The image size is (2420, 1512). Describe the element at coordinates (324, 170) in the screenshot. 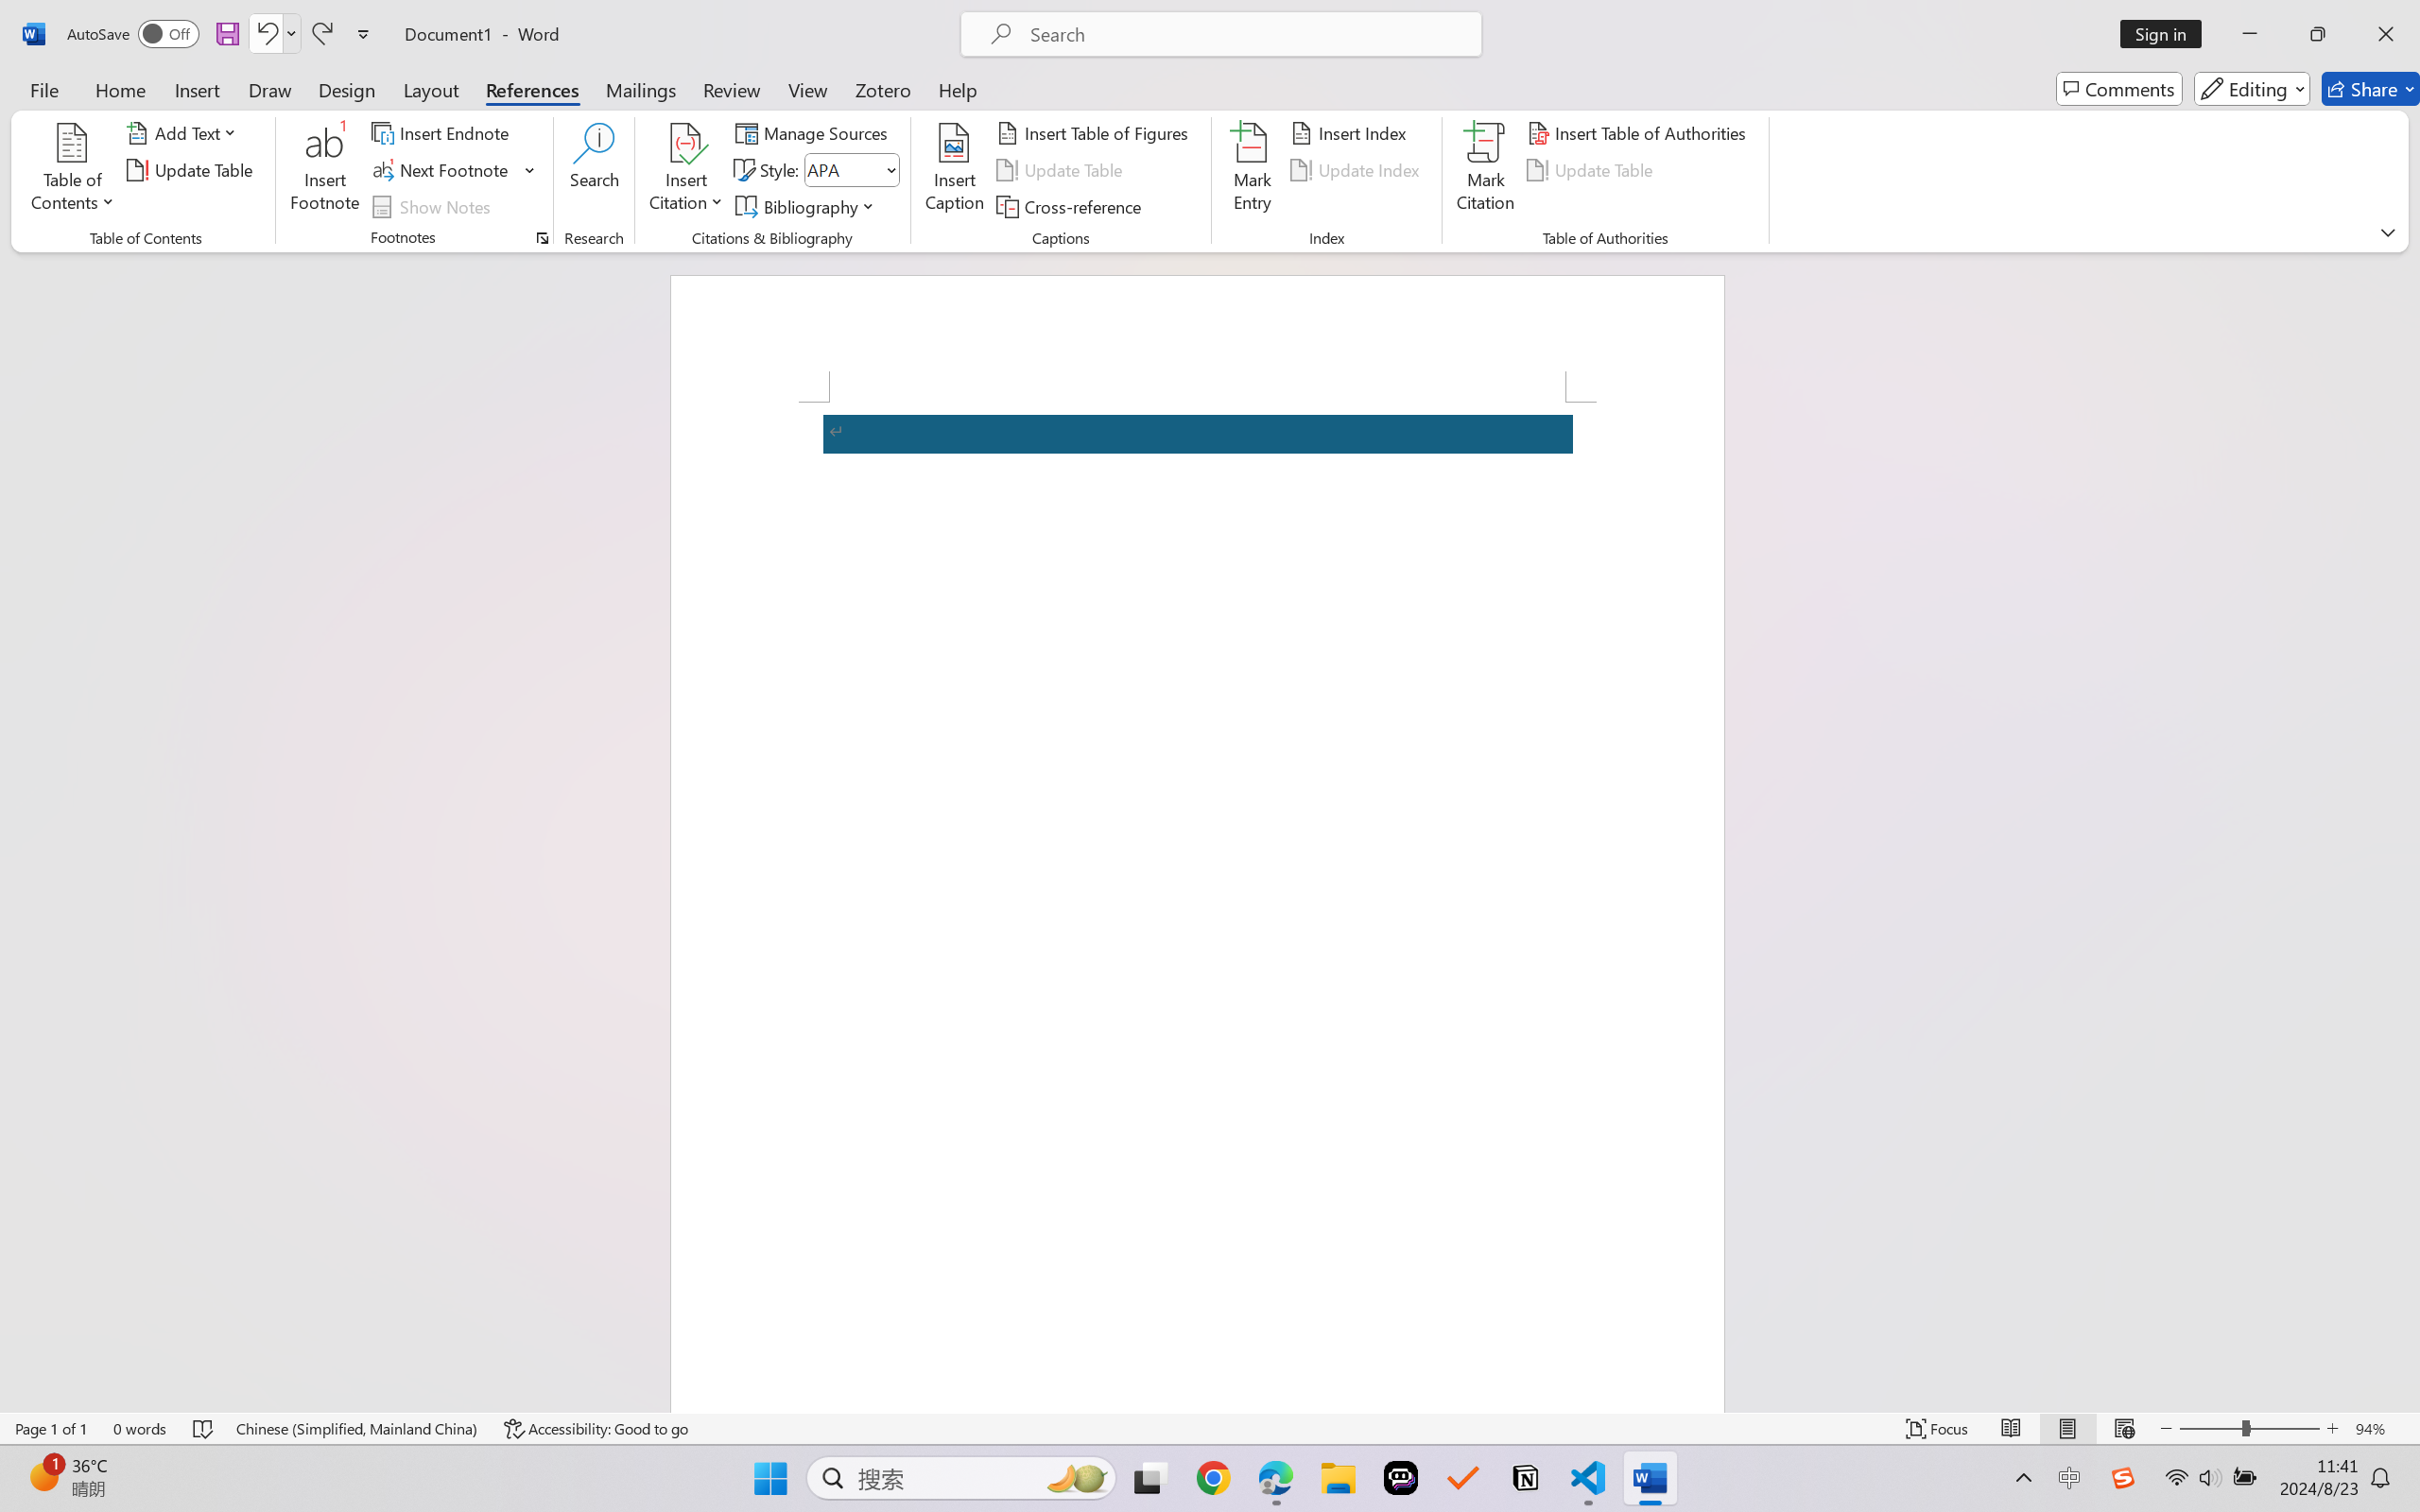

I see `'Insert Footnote'` at that location.